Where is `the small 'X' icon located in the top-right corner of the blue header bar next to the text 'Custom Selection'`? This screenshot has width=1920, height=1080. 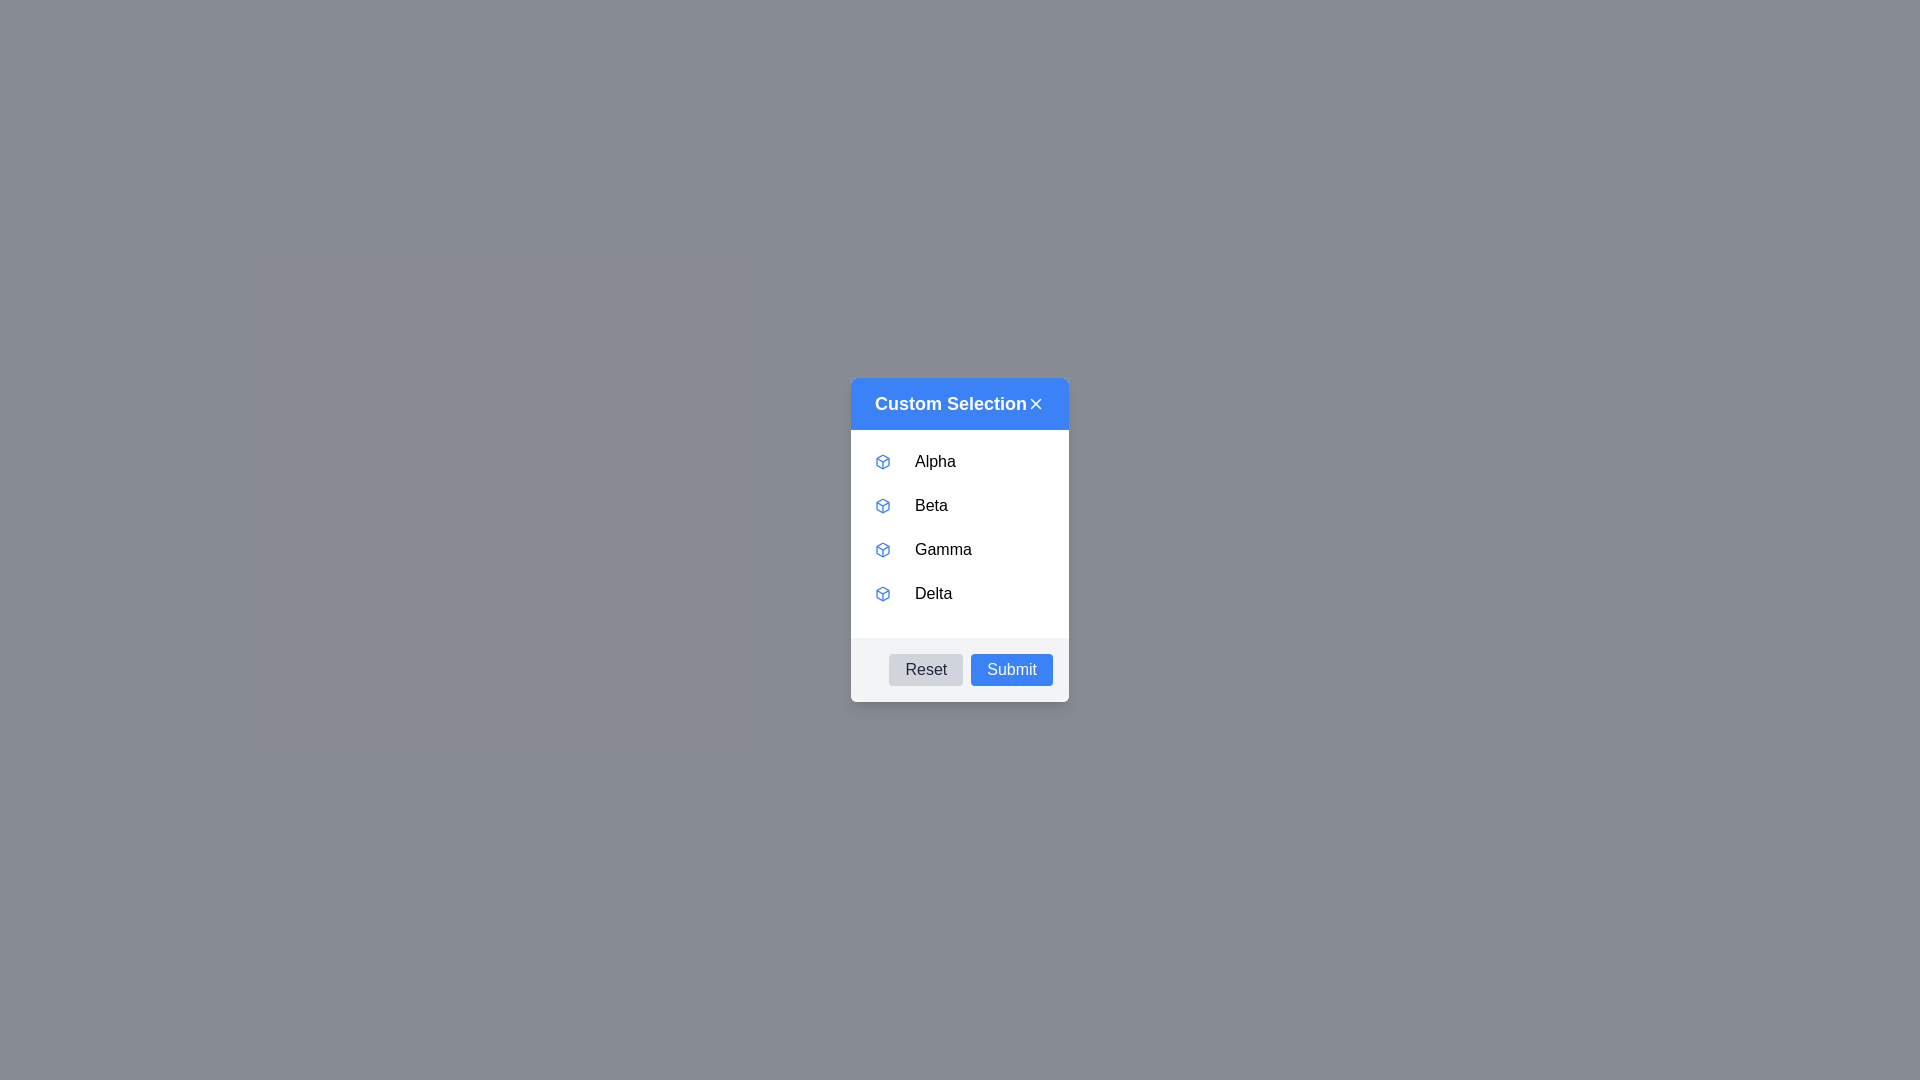 the small 'X' icon located in the top-right corner of the blue header bar next to the text 'Custom Selection' is located at coordinates (1036, 404).